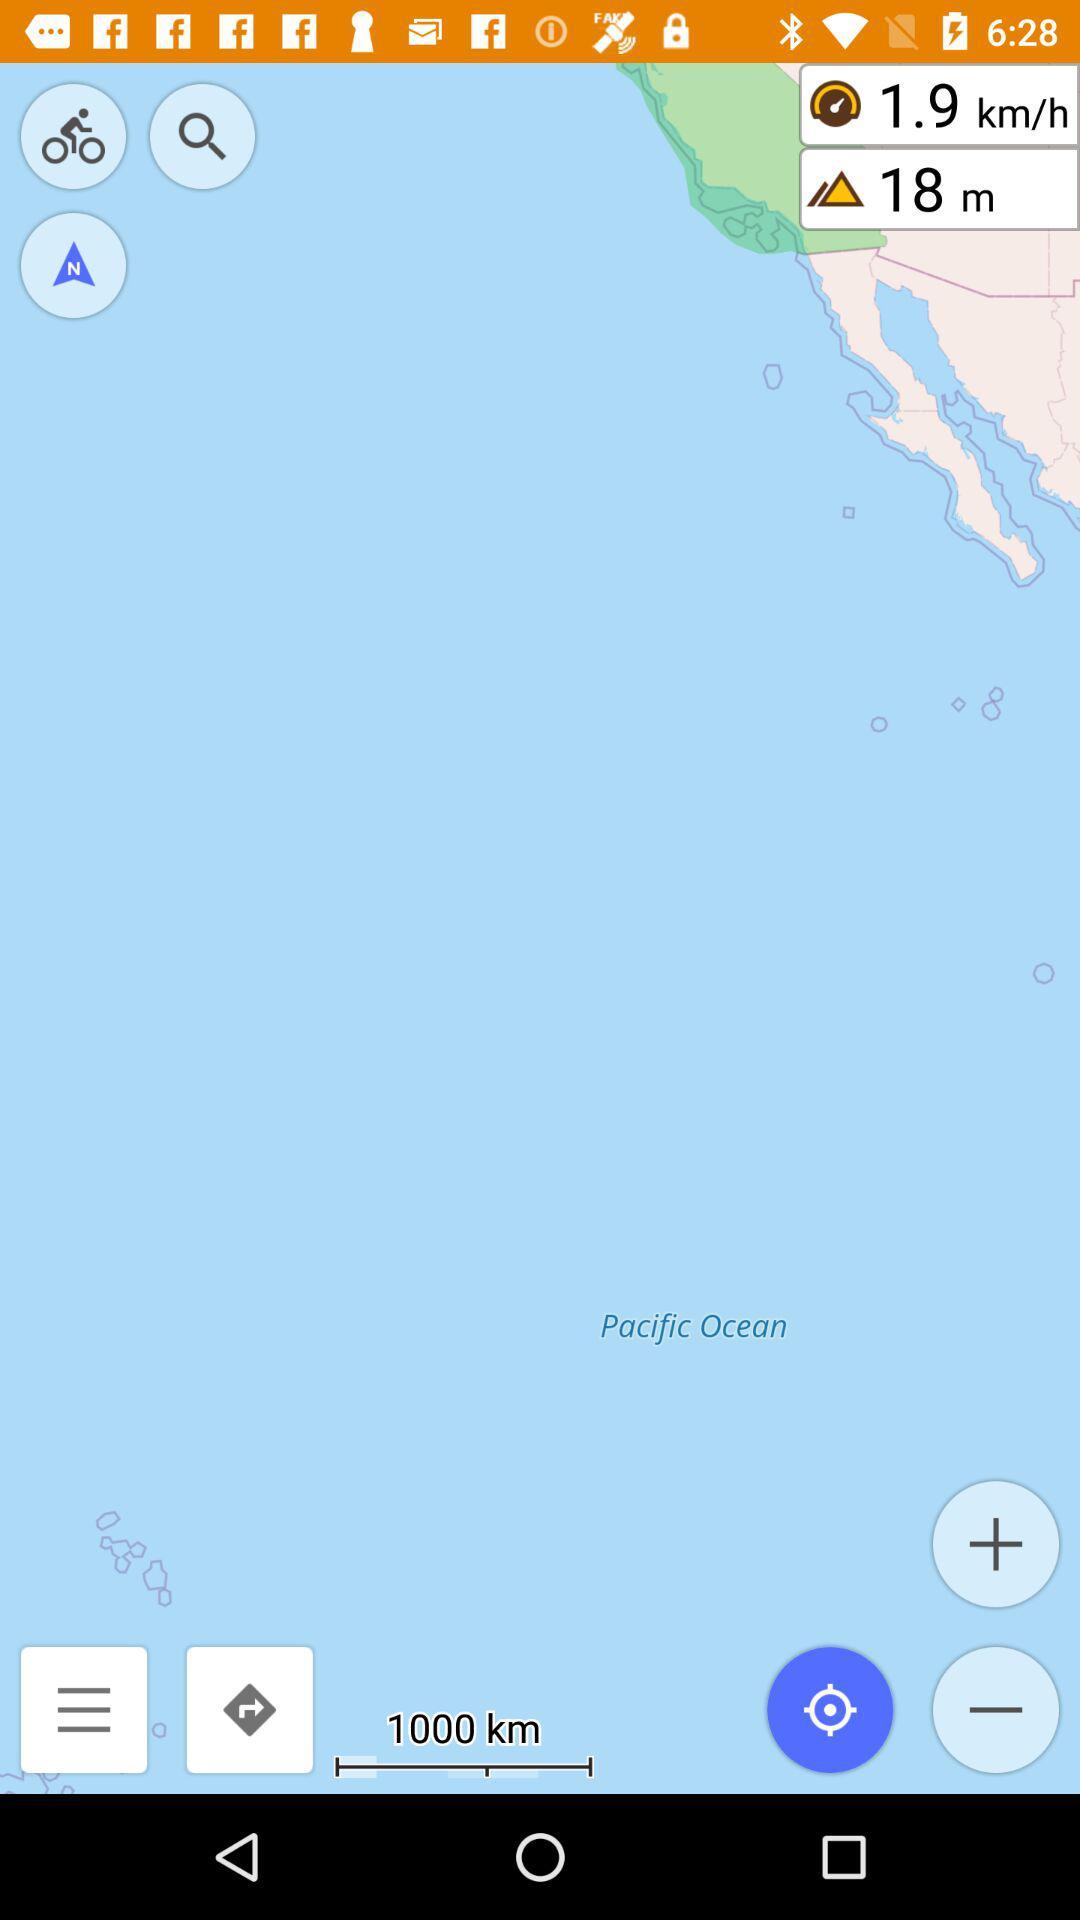  I want to click on the location_crosshair icon, so click(830, 1708).